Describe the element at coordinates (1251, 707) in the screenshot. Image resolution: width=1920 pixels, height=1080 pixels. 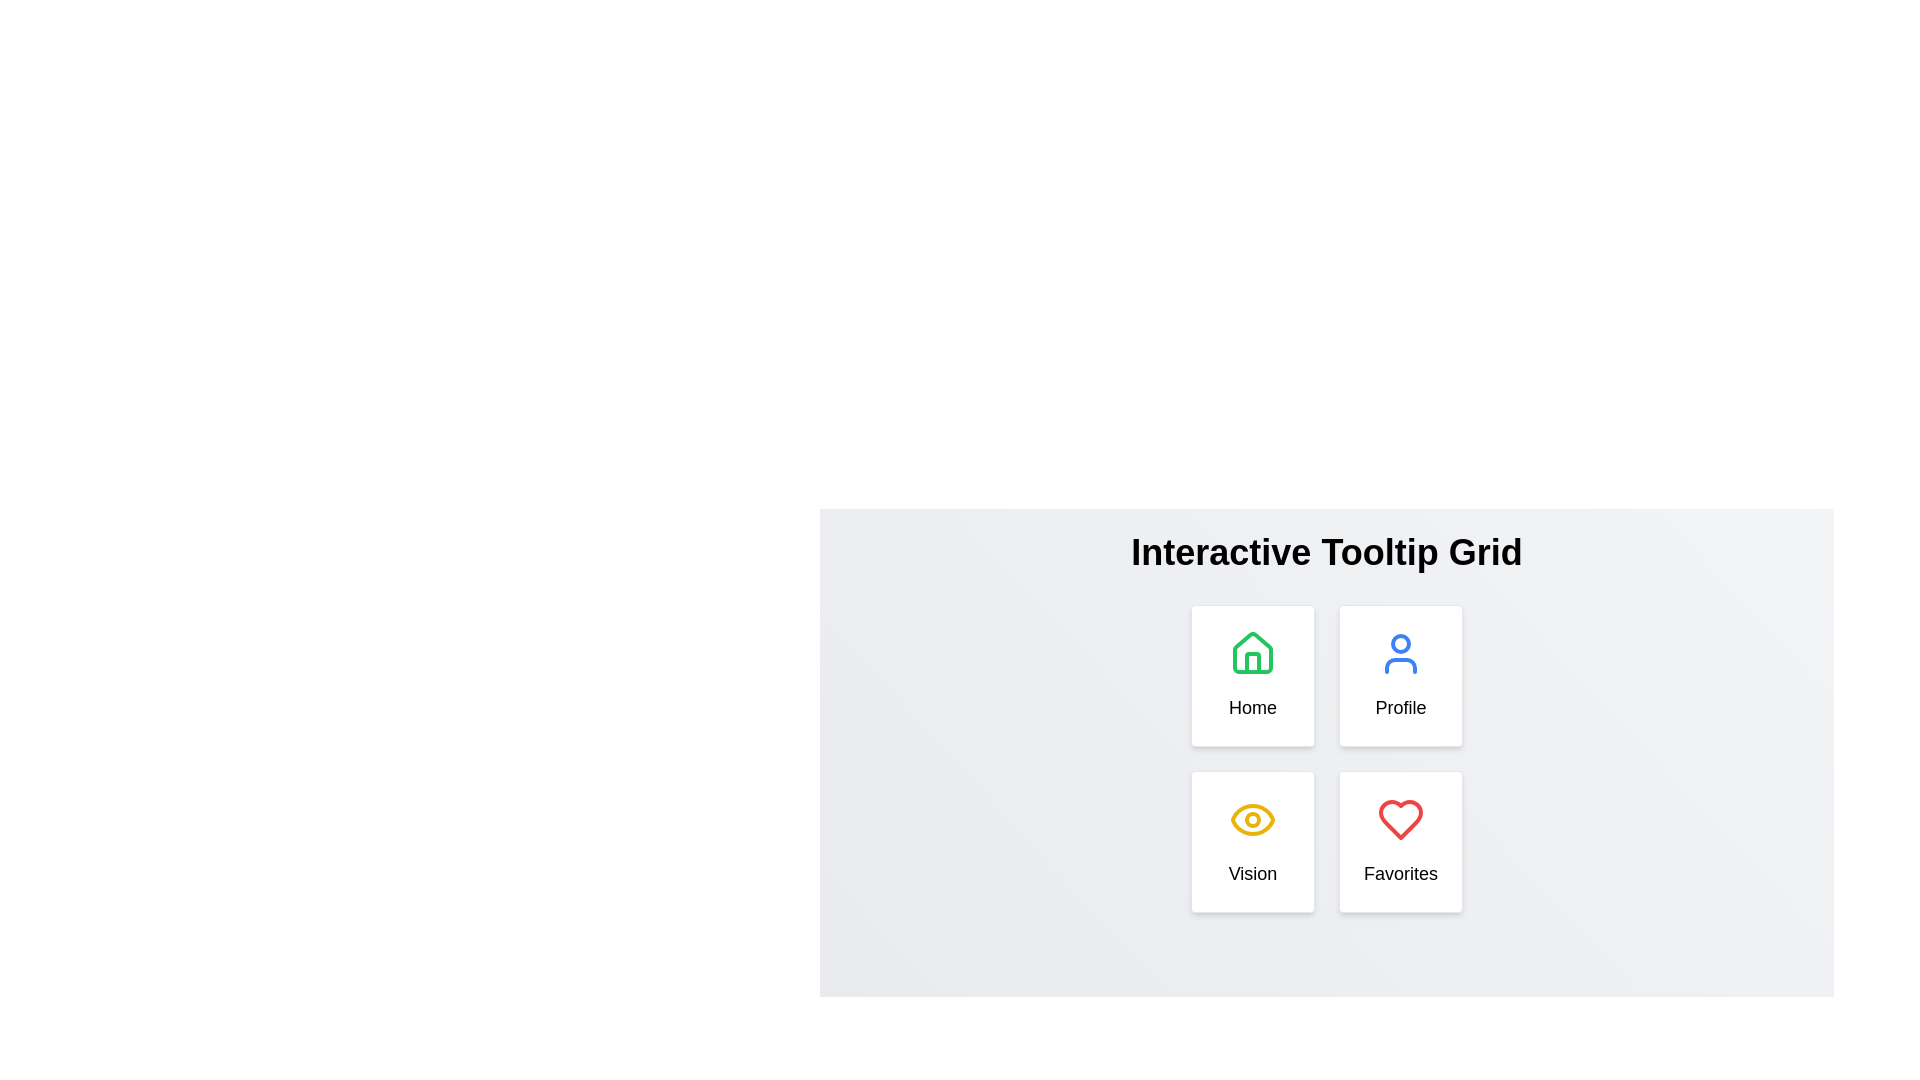
I see `the 'Home' text label located at the bottom of the card layout, which serves as a representation of the card's purpose` at that location.